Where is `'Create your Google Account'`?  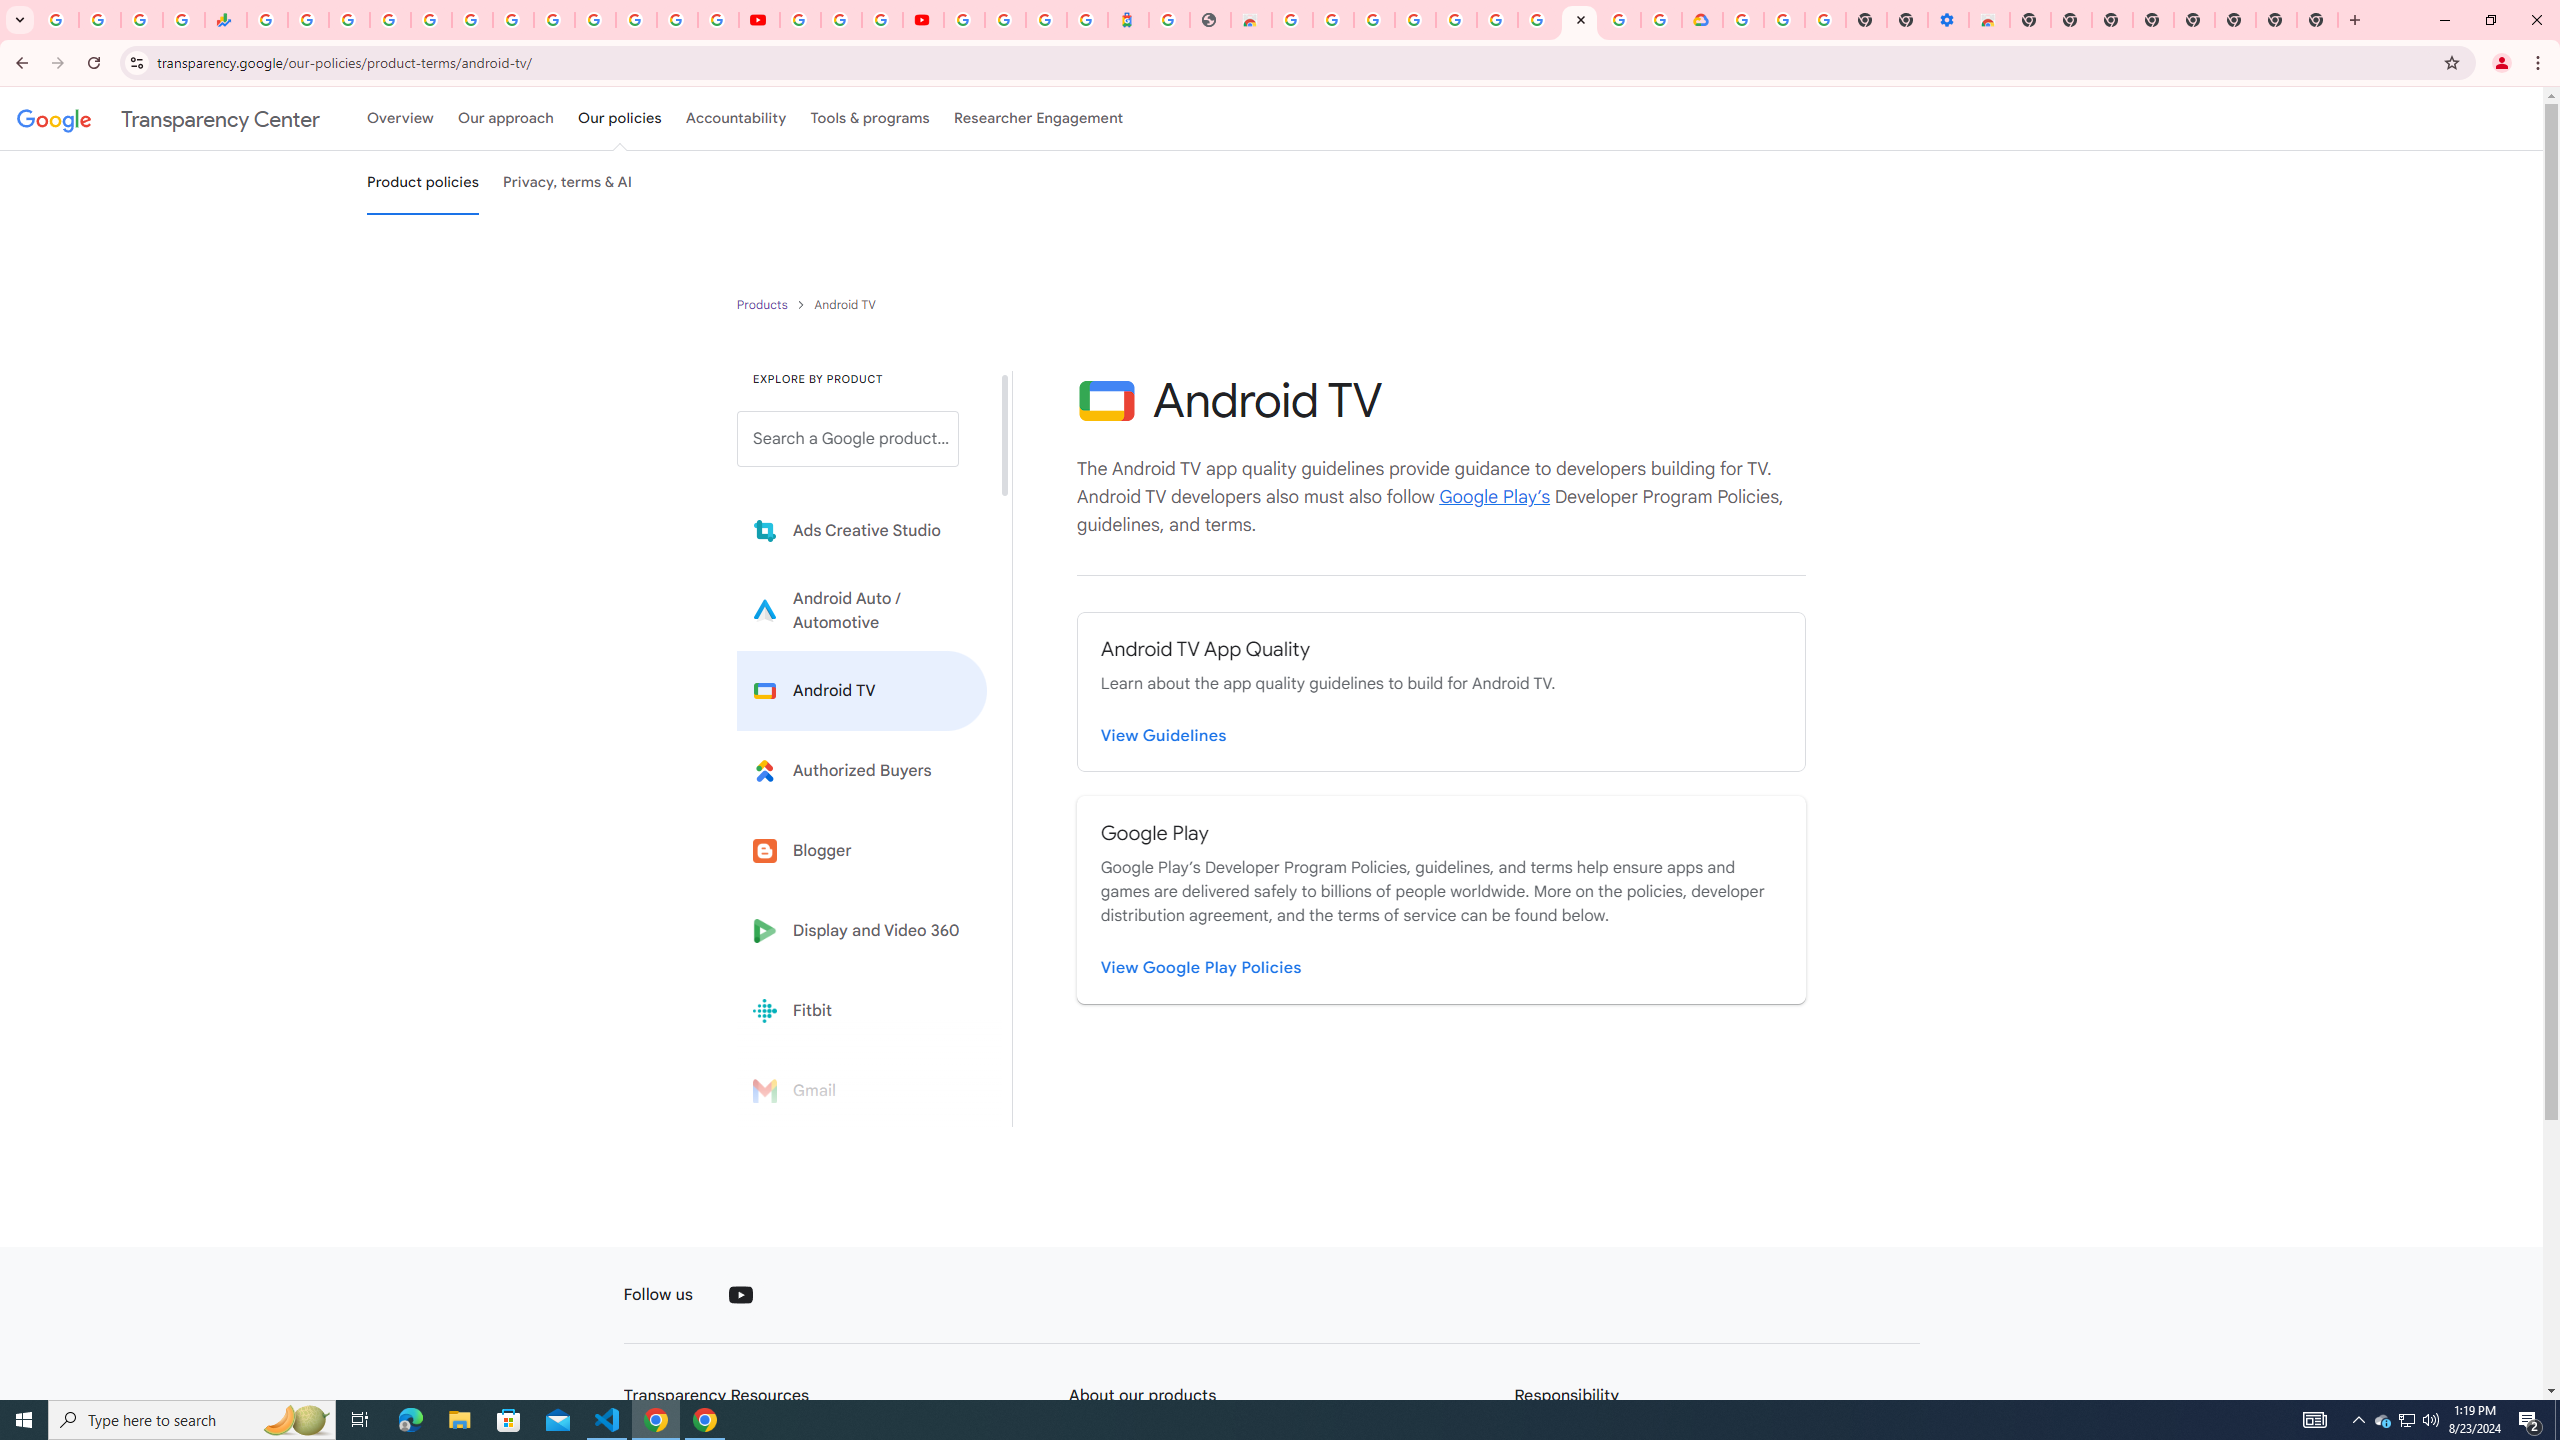 'Create your Google Account' is located at coordinates (880, 19).